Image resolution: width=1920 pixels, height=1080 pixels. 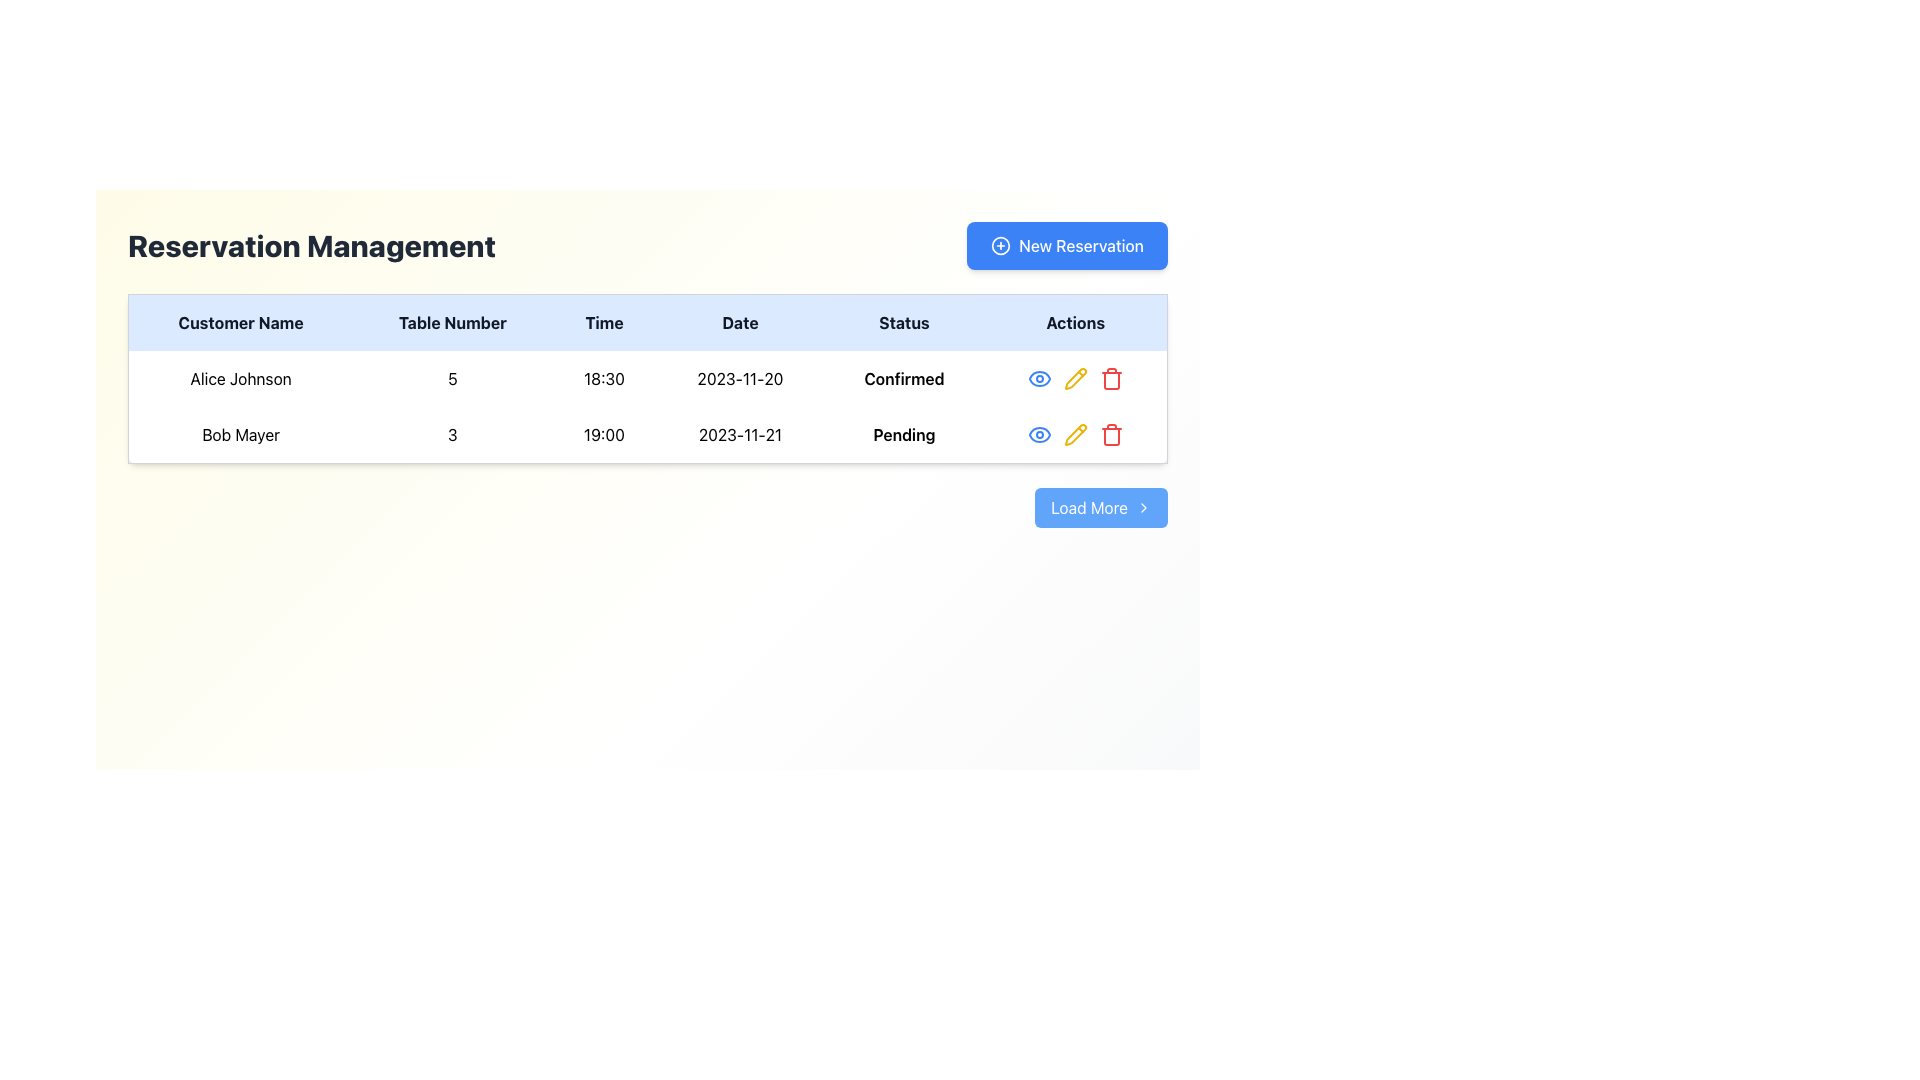 What do you see at coordinates (1110, 378) in the screenshot?
I see `the deletion button located at the right end of the reservation table, which is the last icon in the horizontal action icons group` at bounding box center [1110, 378].